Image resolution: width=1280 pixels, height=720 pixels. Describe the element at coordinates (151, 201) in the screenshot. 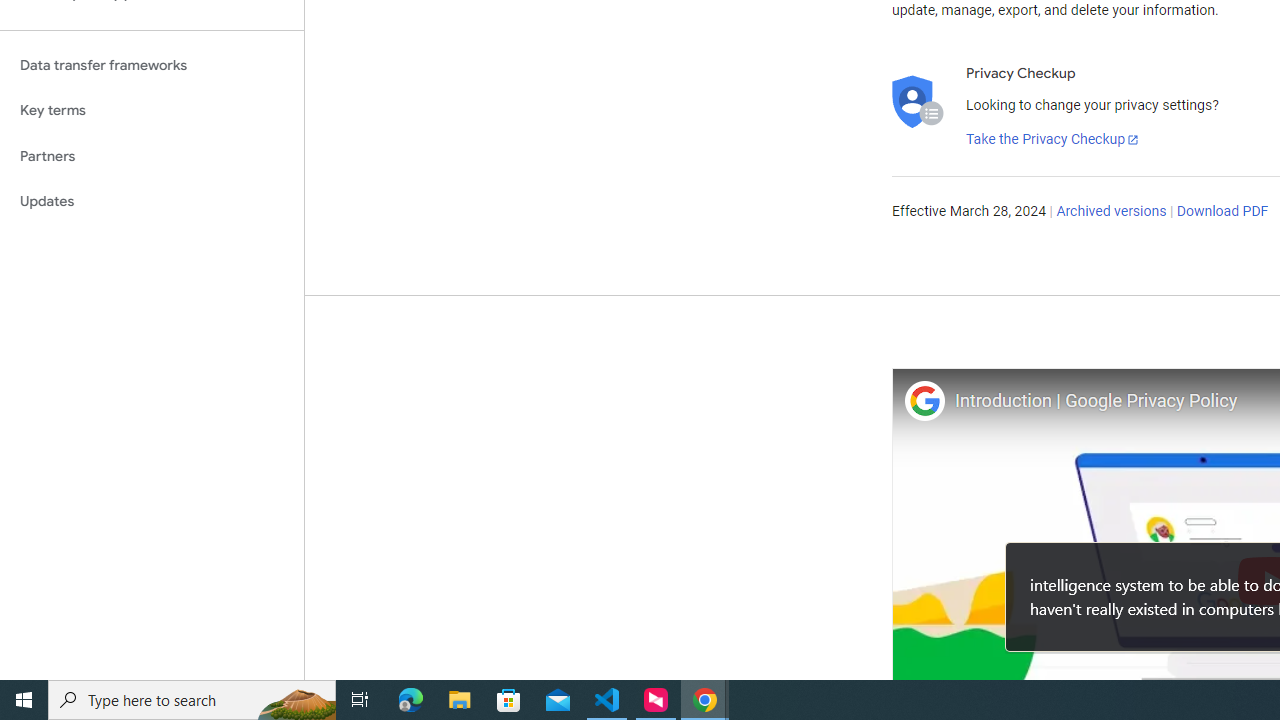

I see `'Updates'` at that location.